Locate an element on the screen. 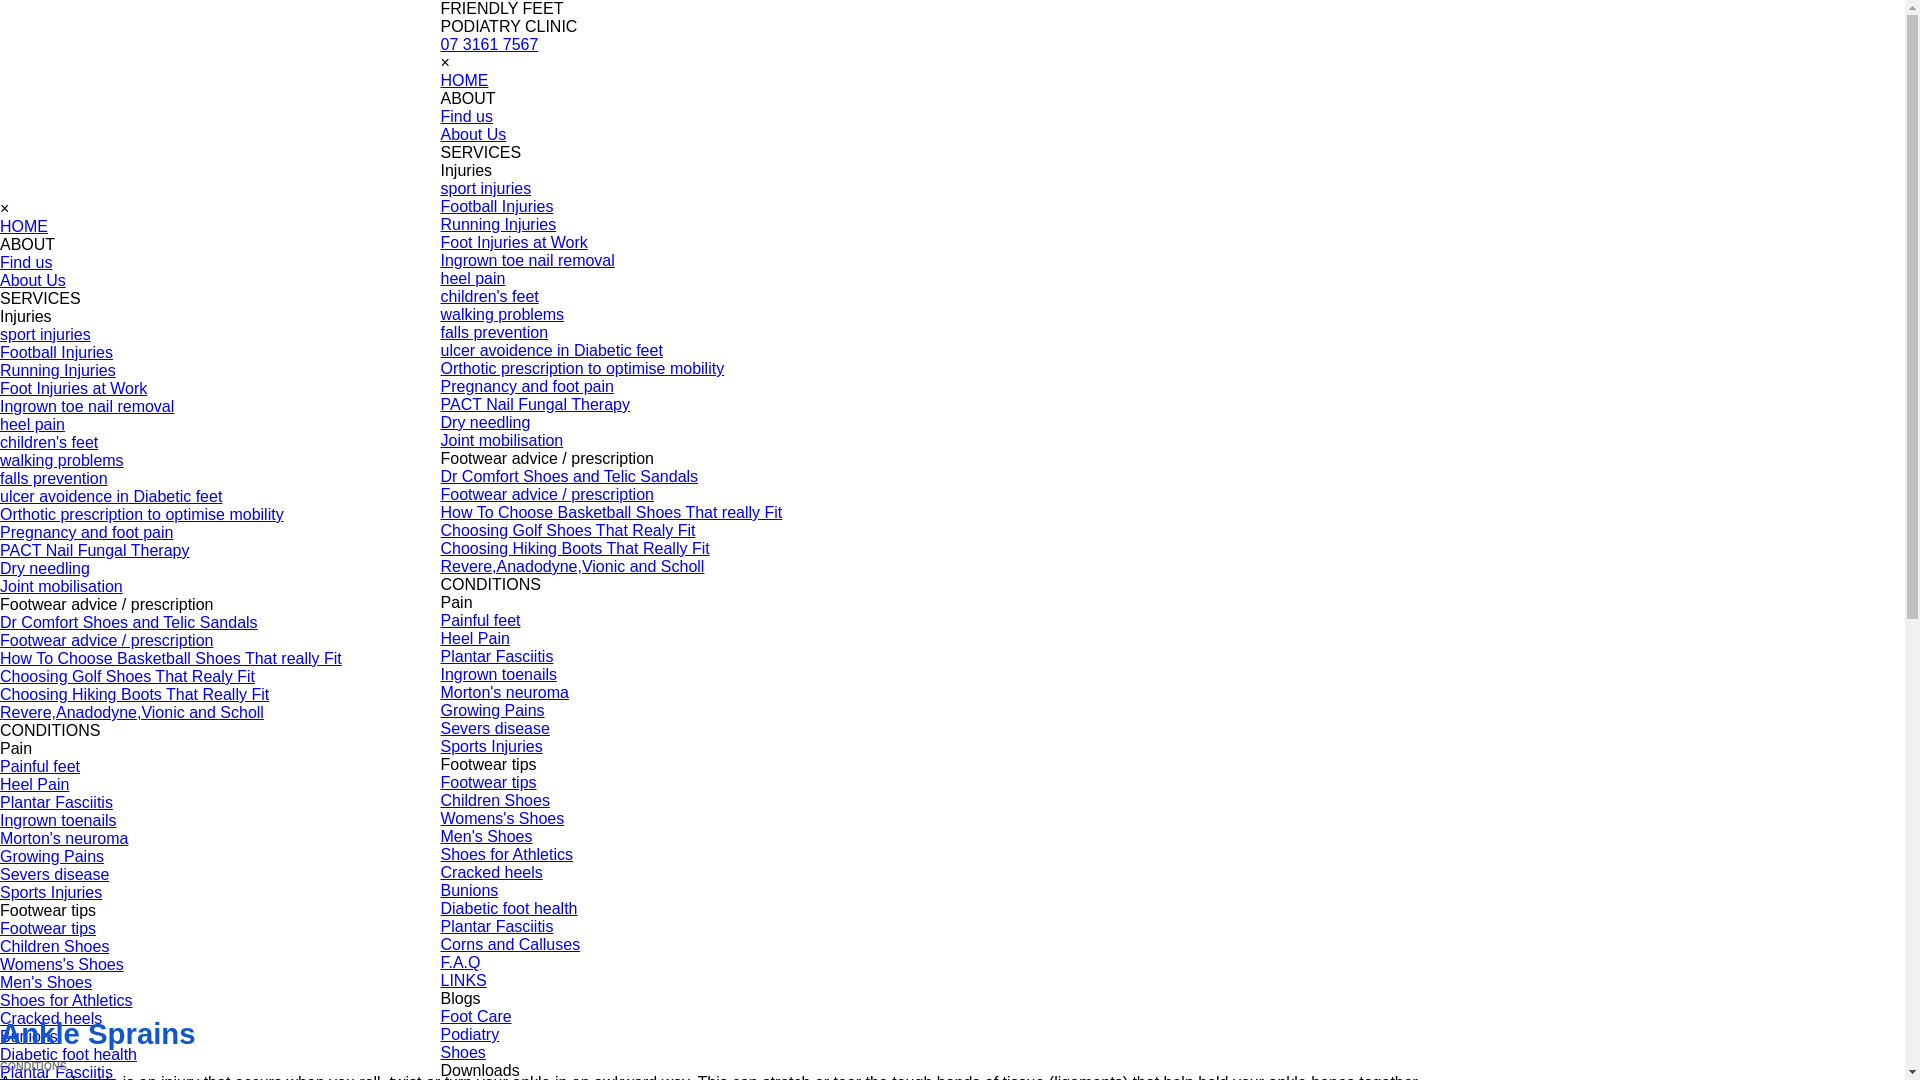 The height and width of the screenshot is (1080, 1920). 'PACT Nail Fungal Therapy' is located at coordinates (534, 404).